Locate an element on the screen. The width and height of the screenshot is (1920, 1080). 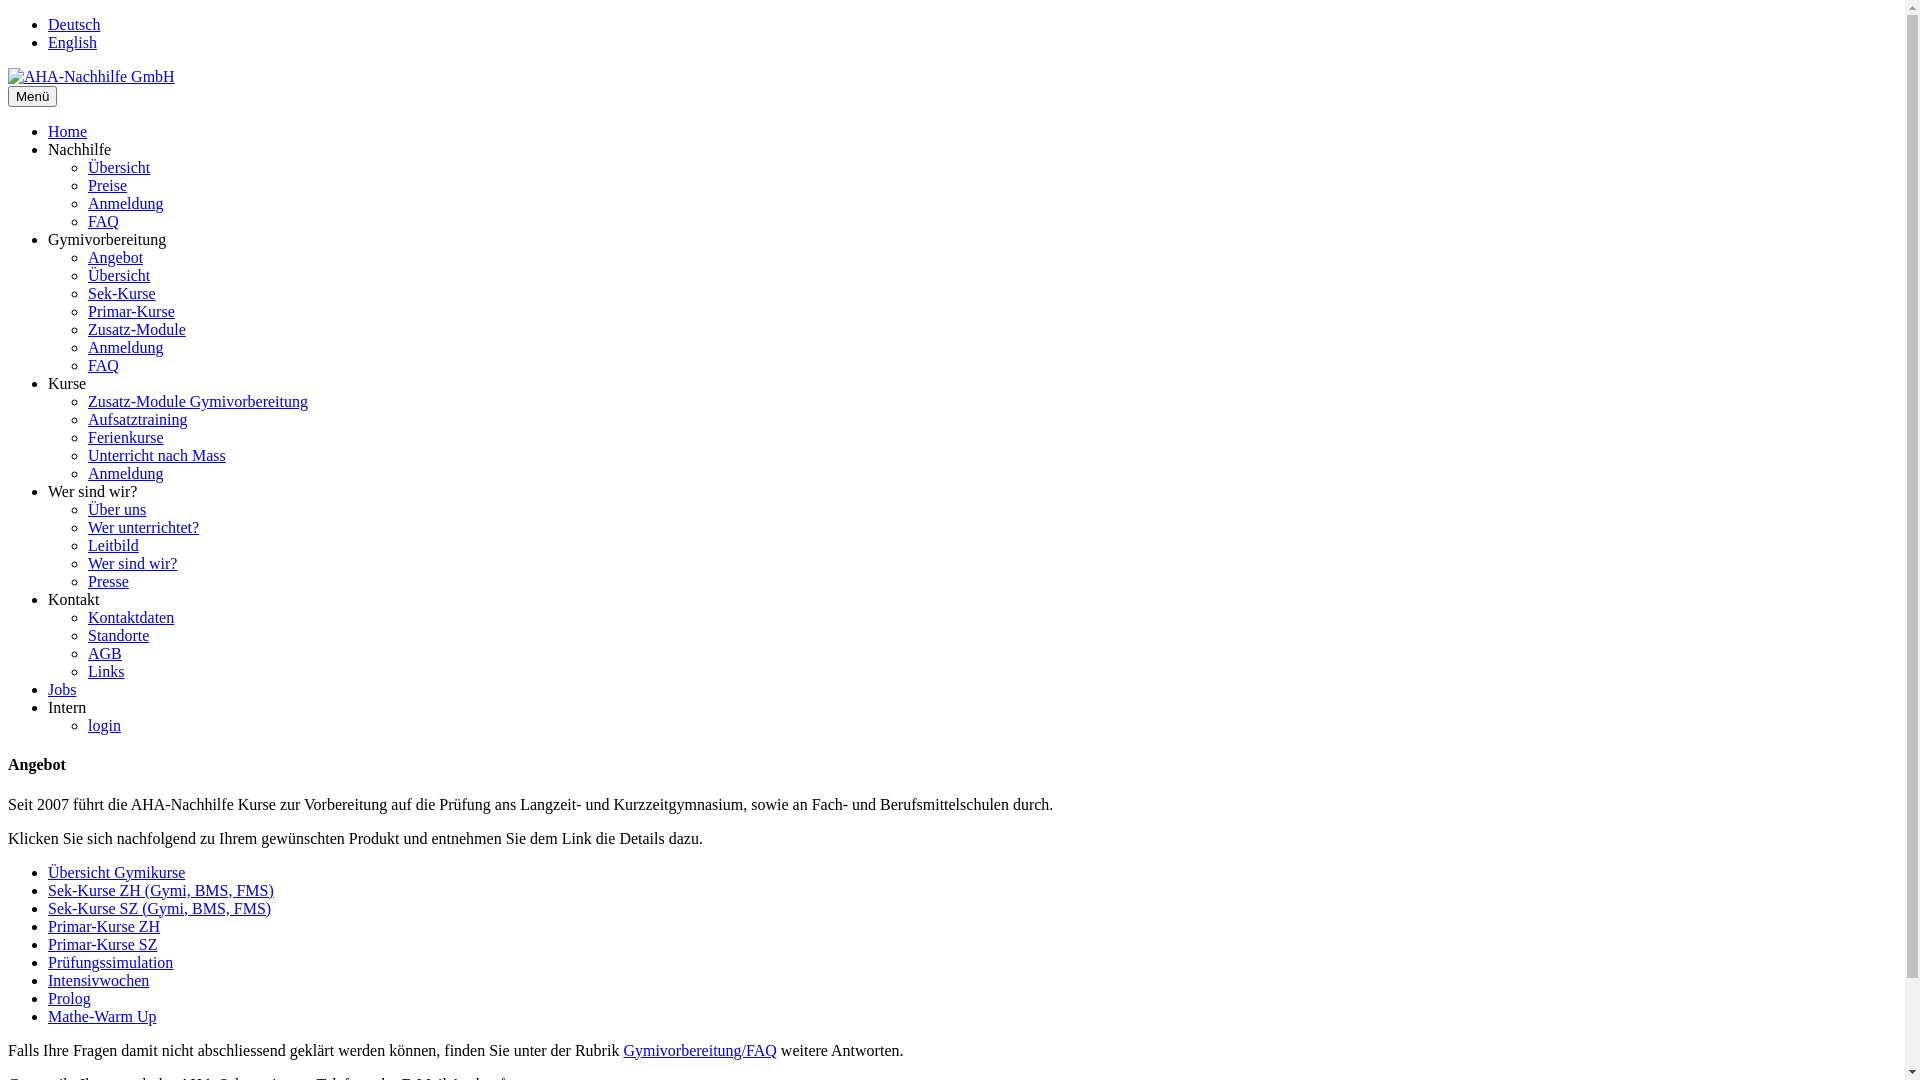
'Anmeldung' is located at coordinates (124, 203).